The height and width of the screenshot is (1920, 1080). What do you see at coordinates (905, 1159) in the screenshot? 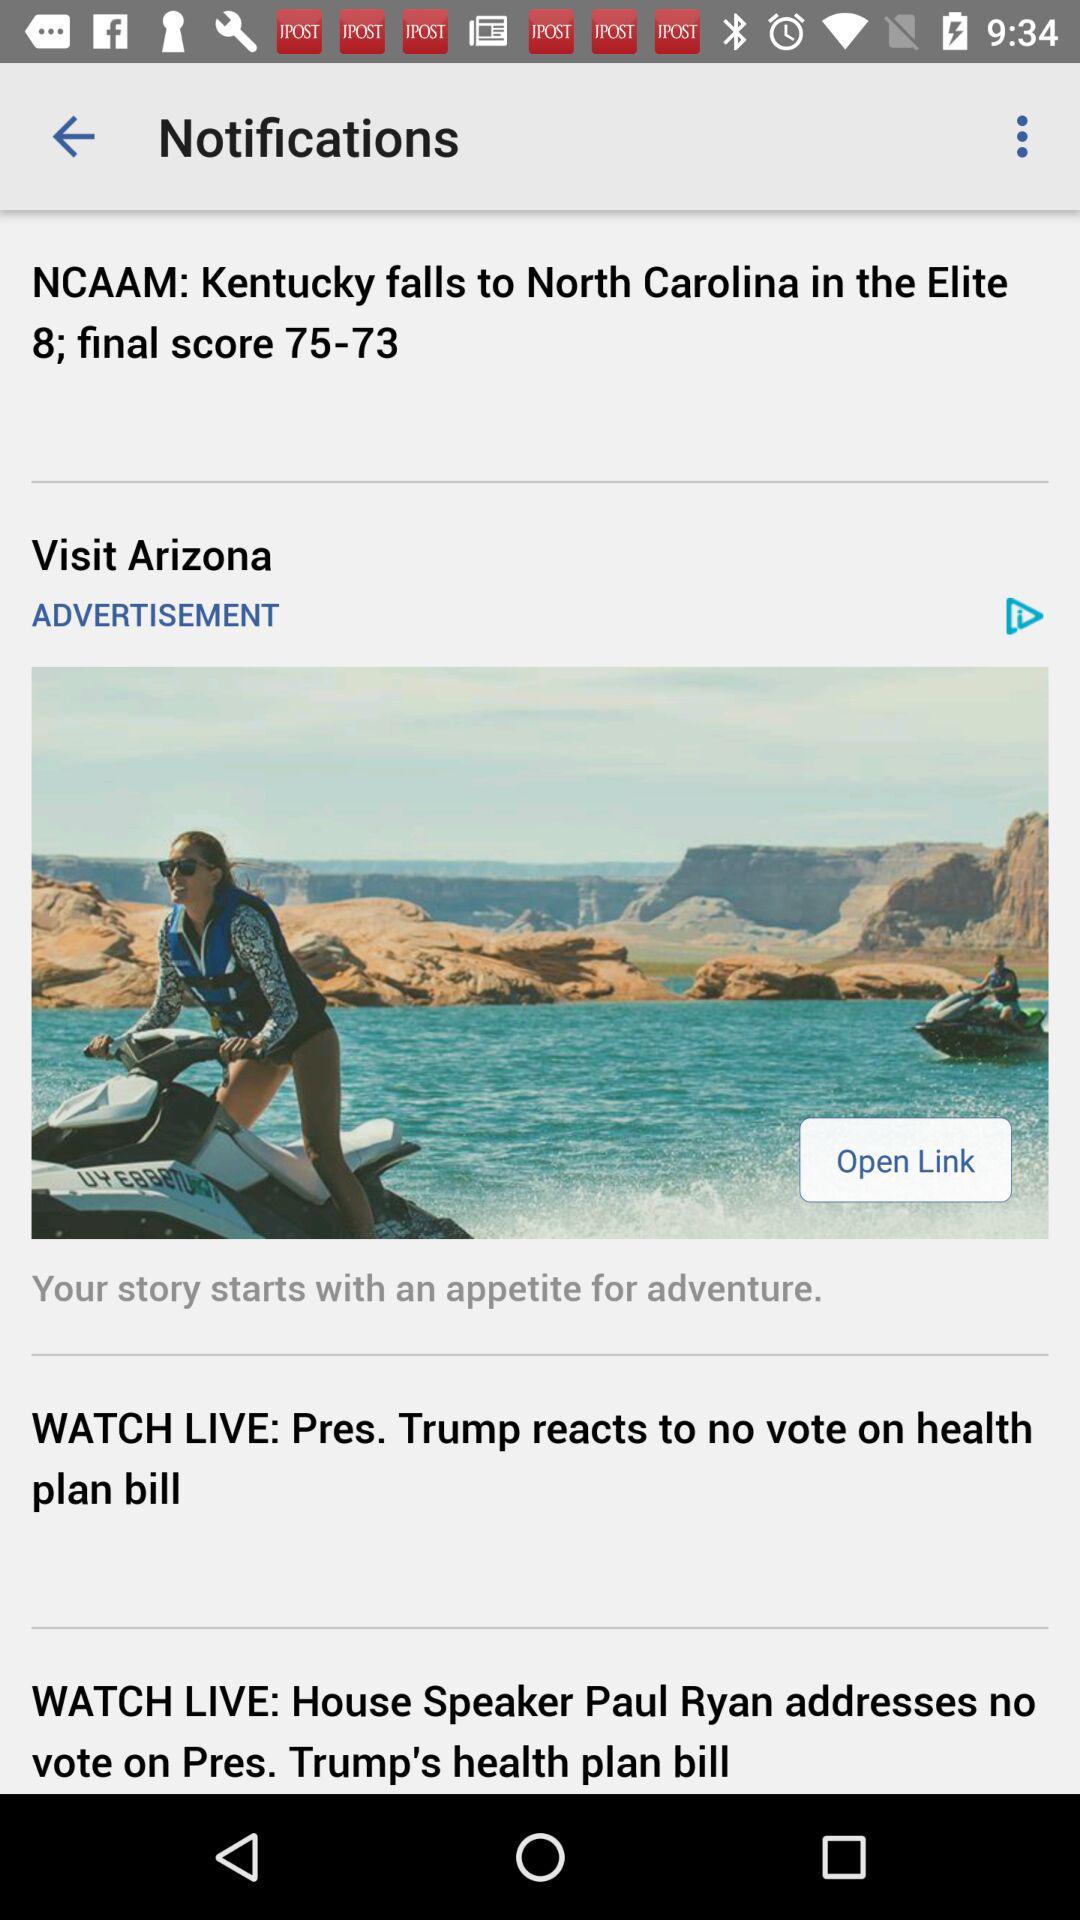
I see `the icon on the right` at bounding box center [905, 1159].